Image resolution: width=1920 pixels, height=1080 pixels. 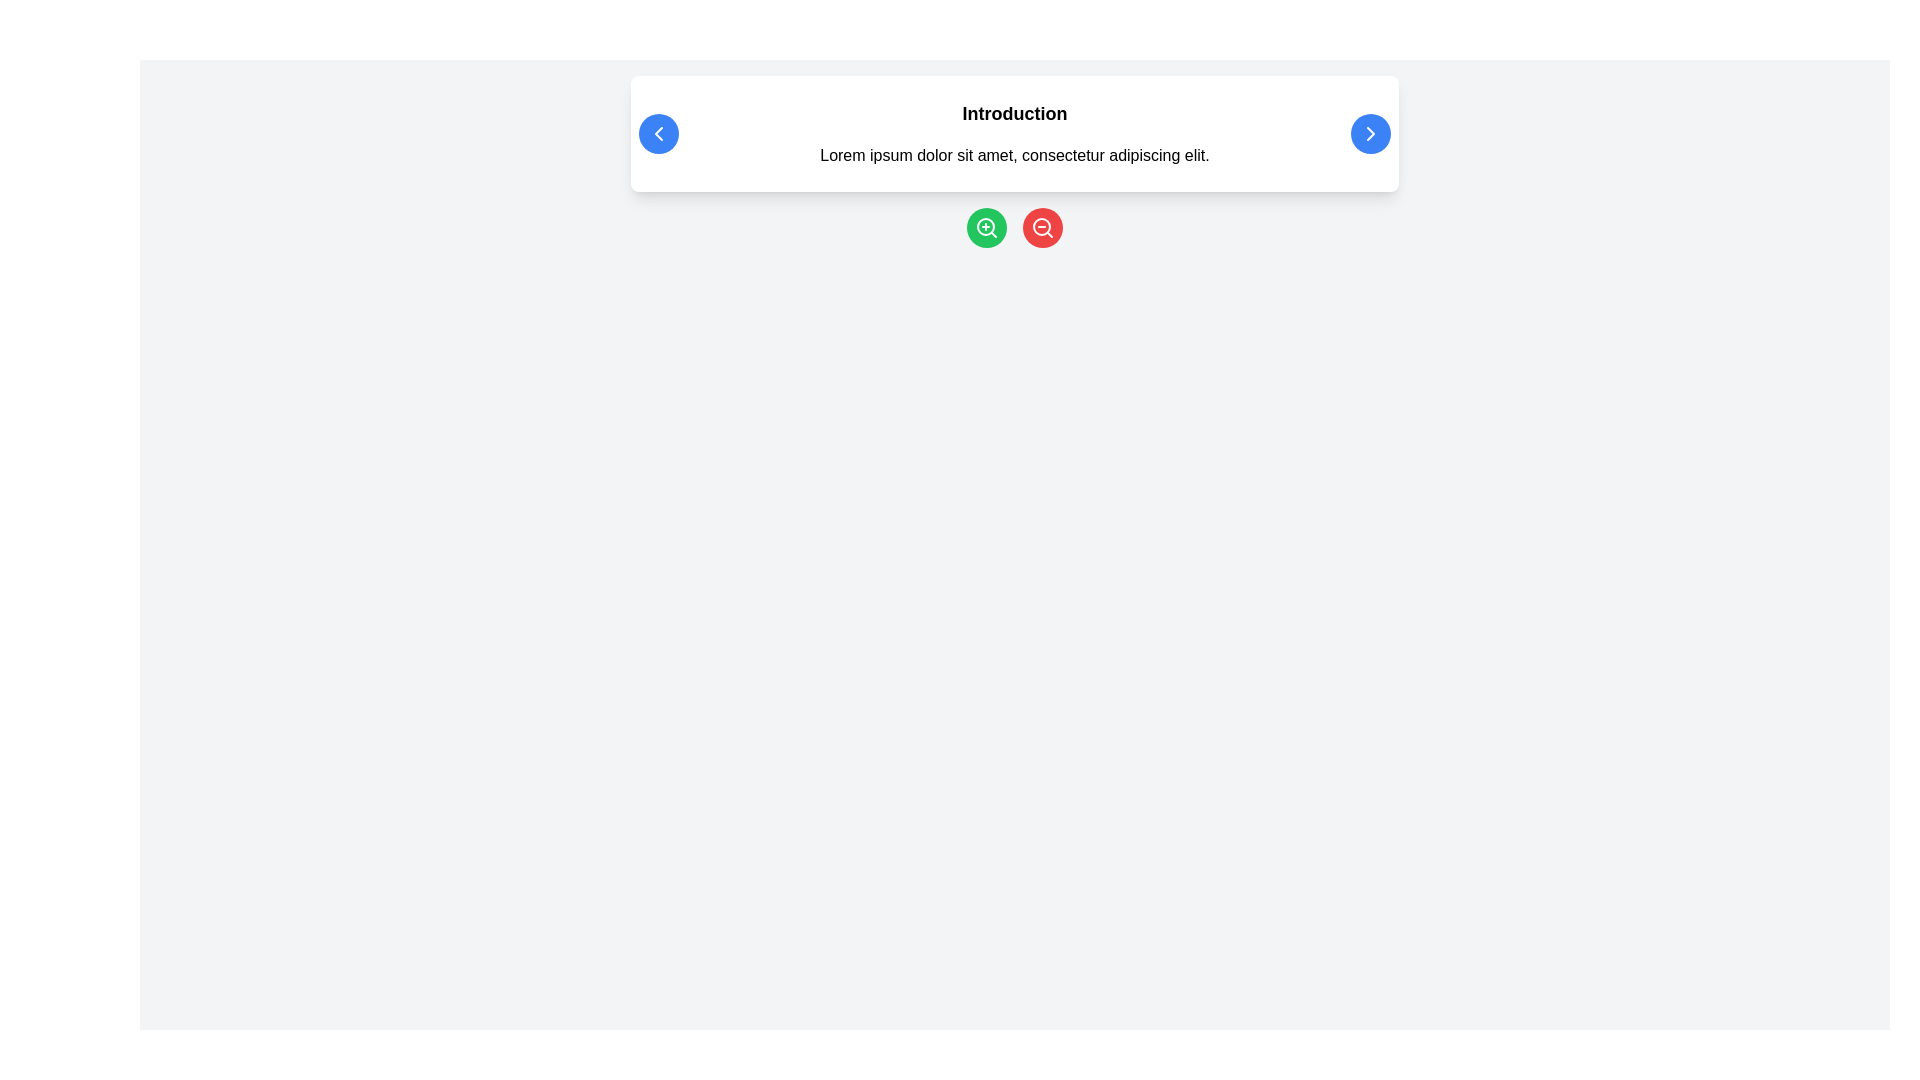 I want to click on the text displayed in the text component that reads 'Lorem ipsum dolor sit amet, consectetur adipiscing elit.', located directly below the 'Introduction' heading, so click(x=1014, y=154).